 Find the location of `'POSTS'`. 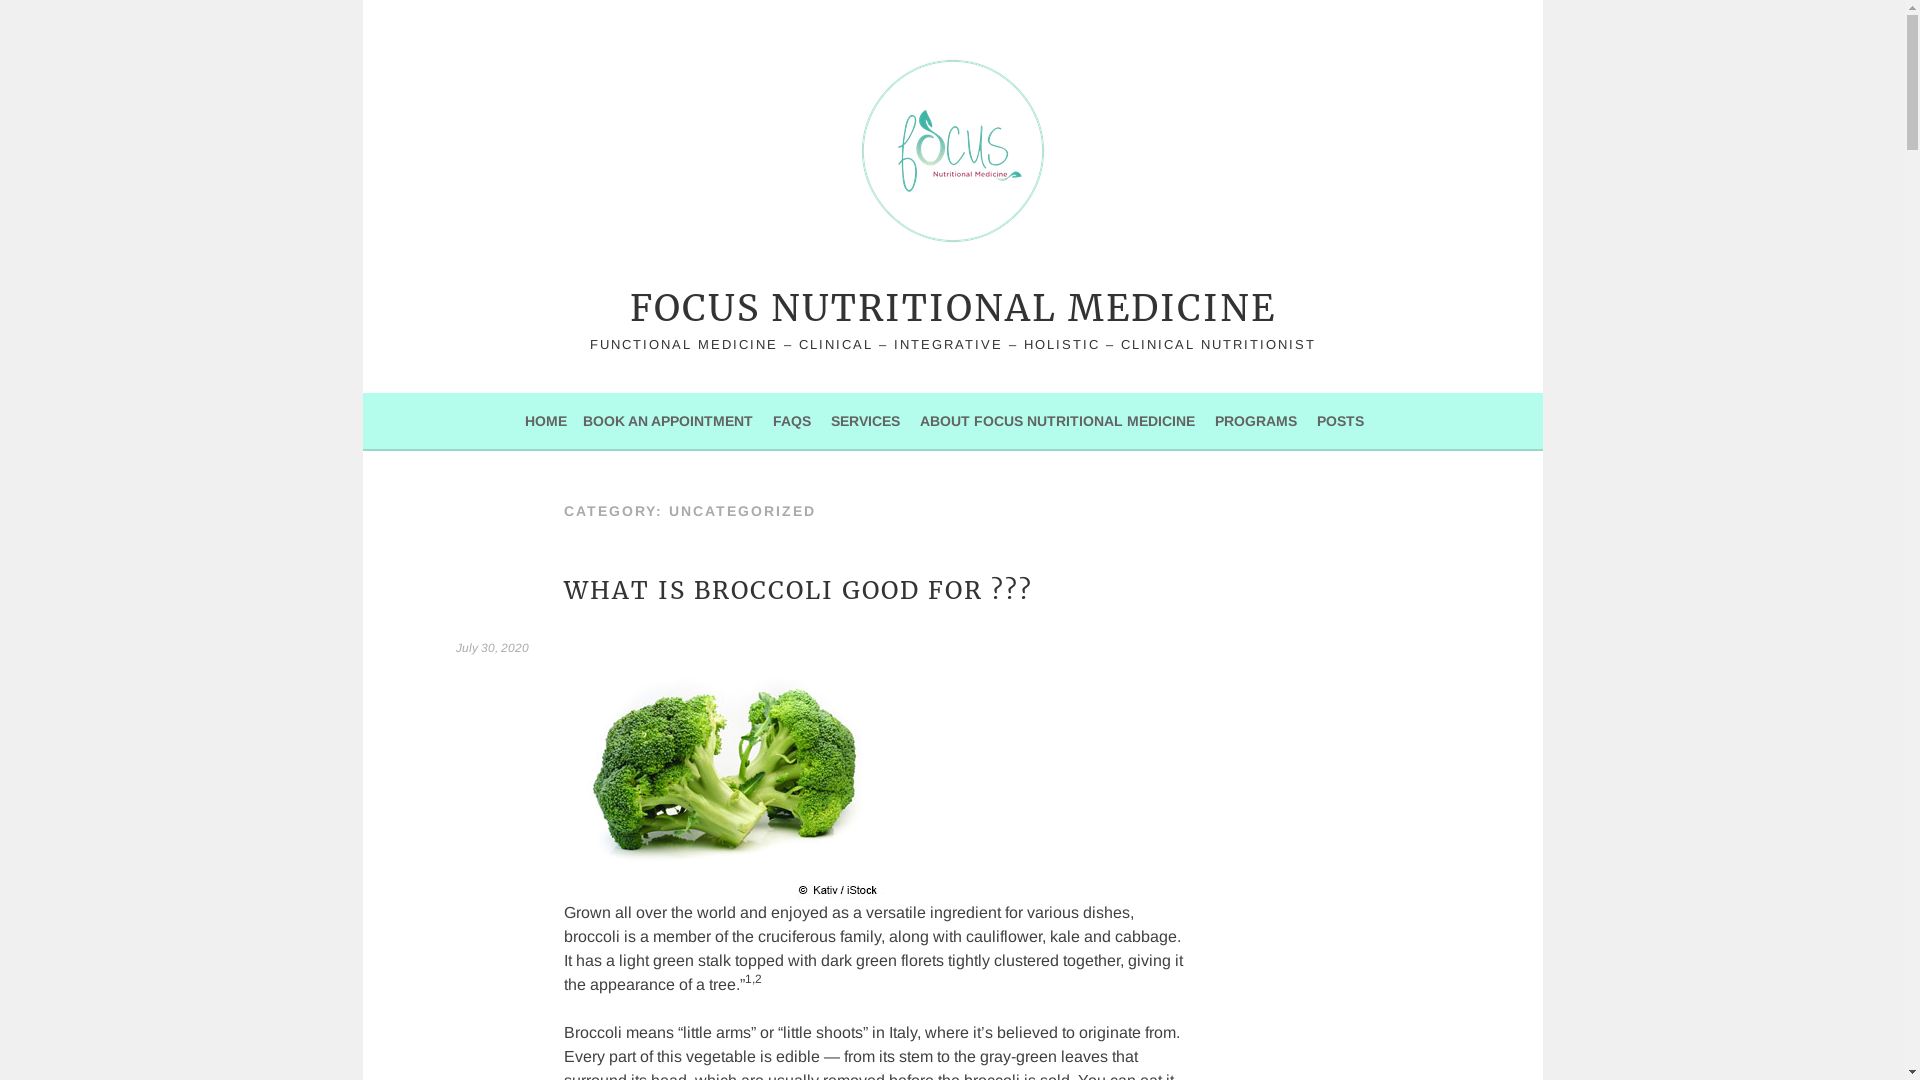

'POSTS' is located at coordinates (1340, 419).